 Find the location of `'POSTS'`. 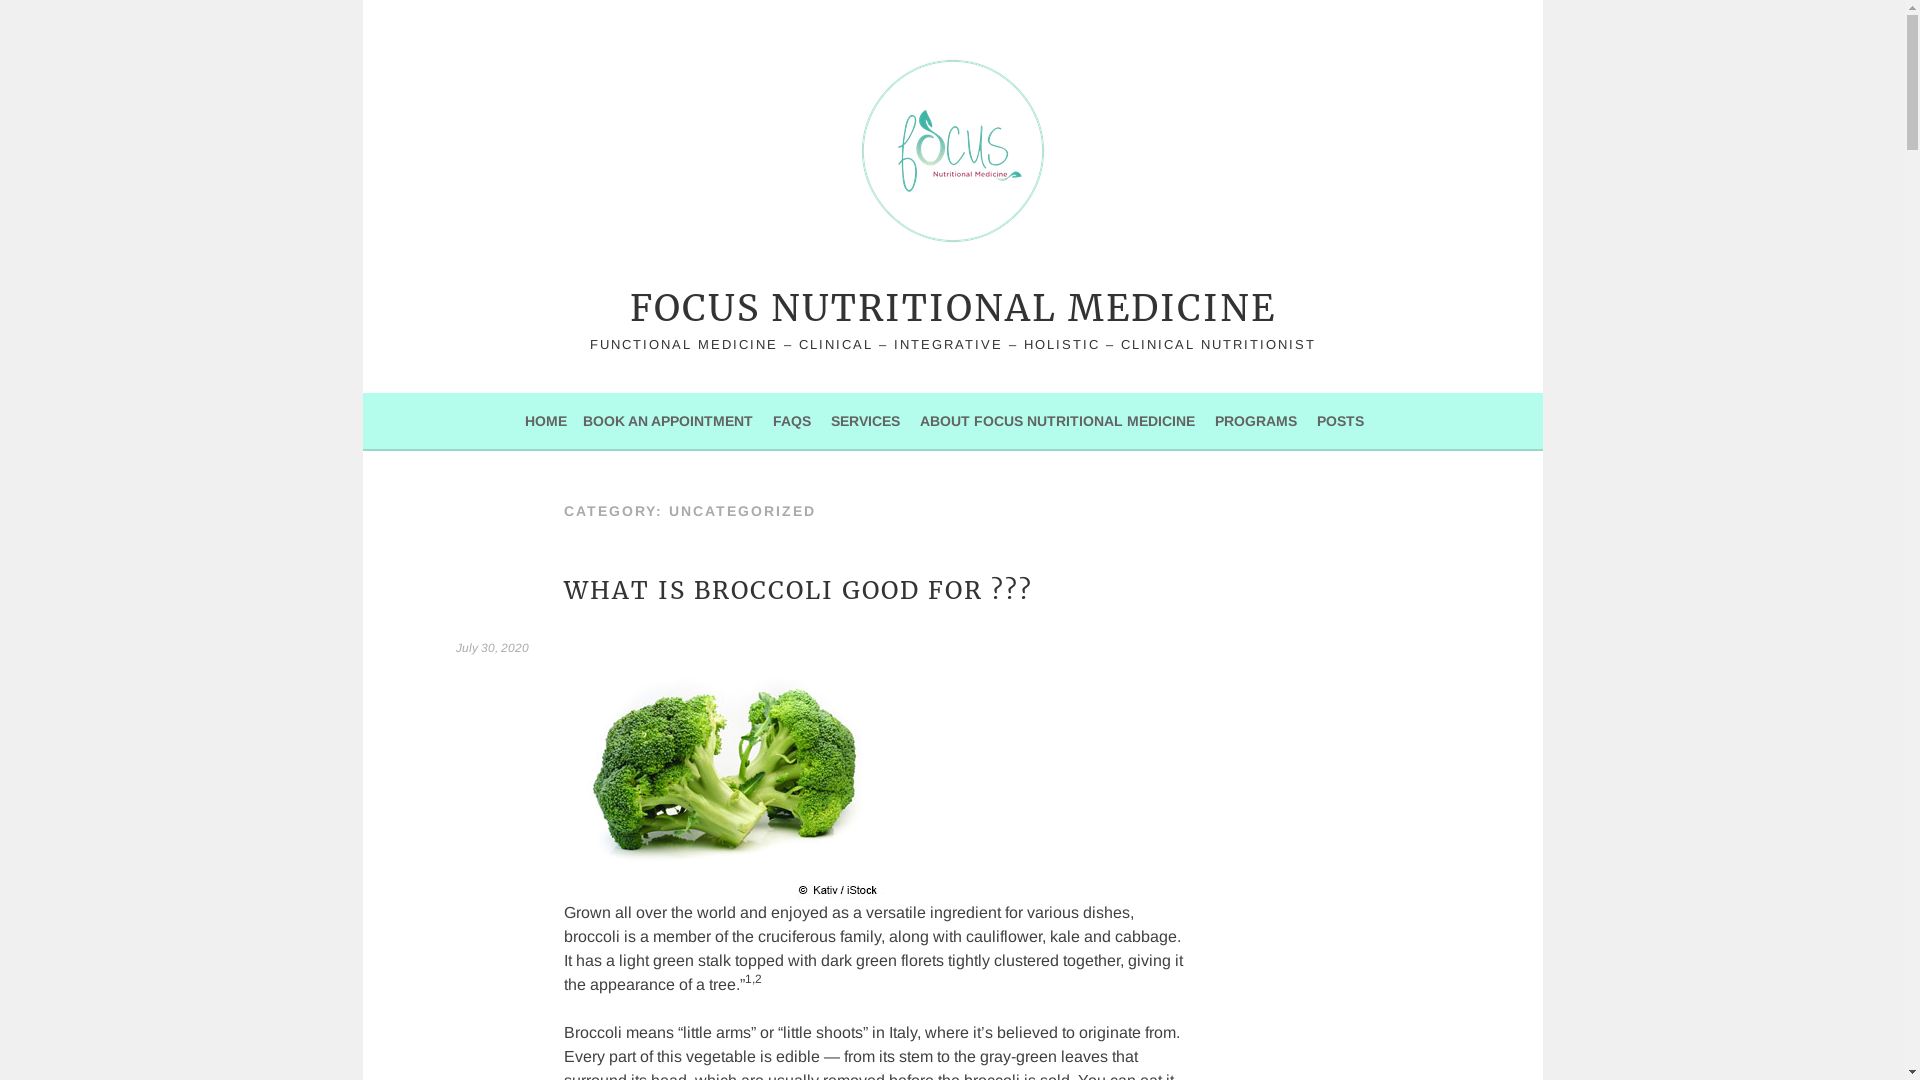

'POSTS' is located at coordinates (1340, 419).